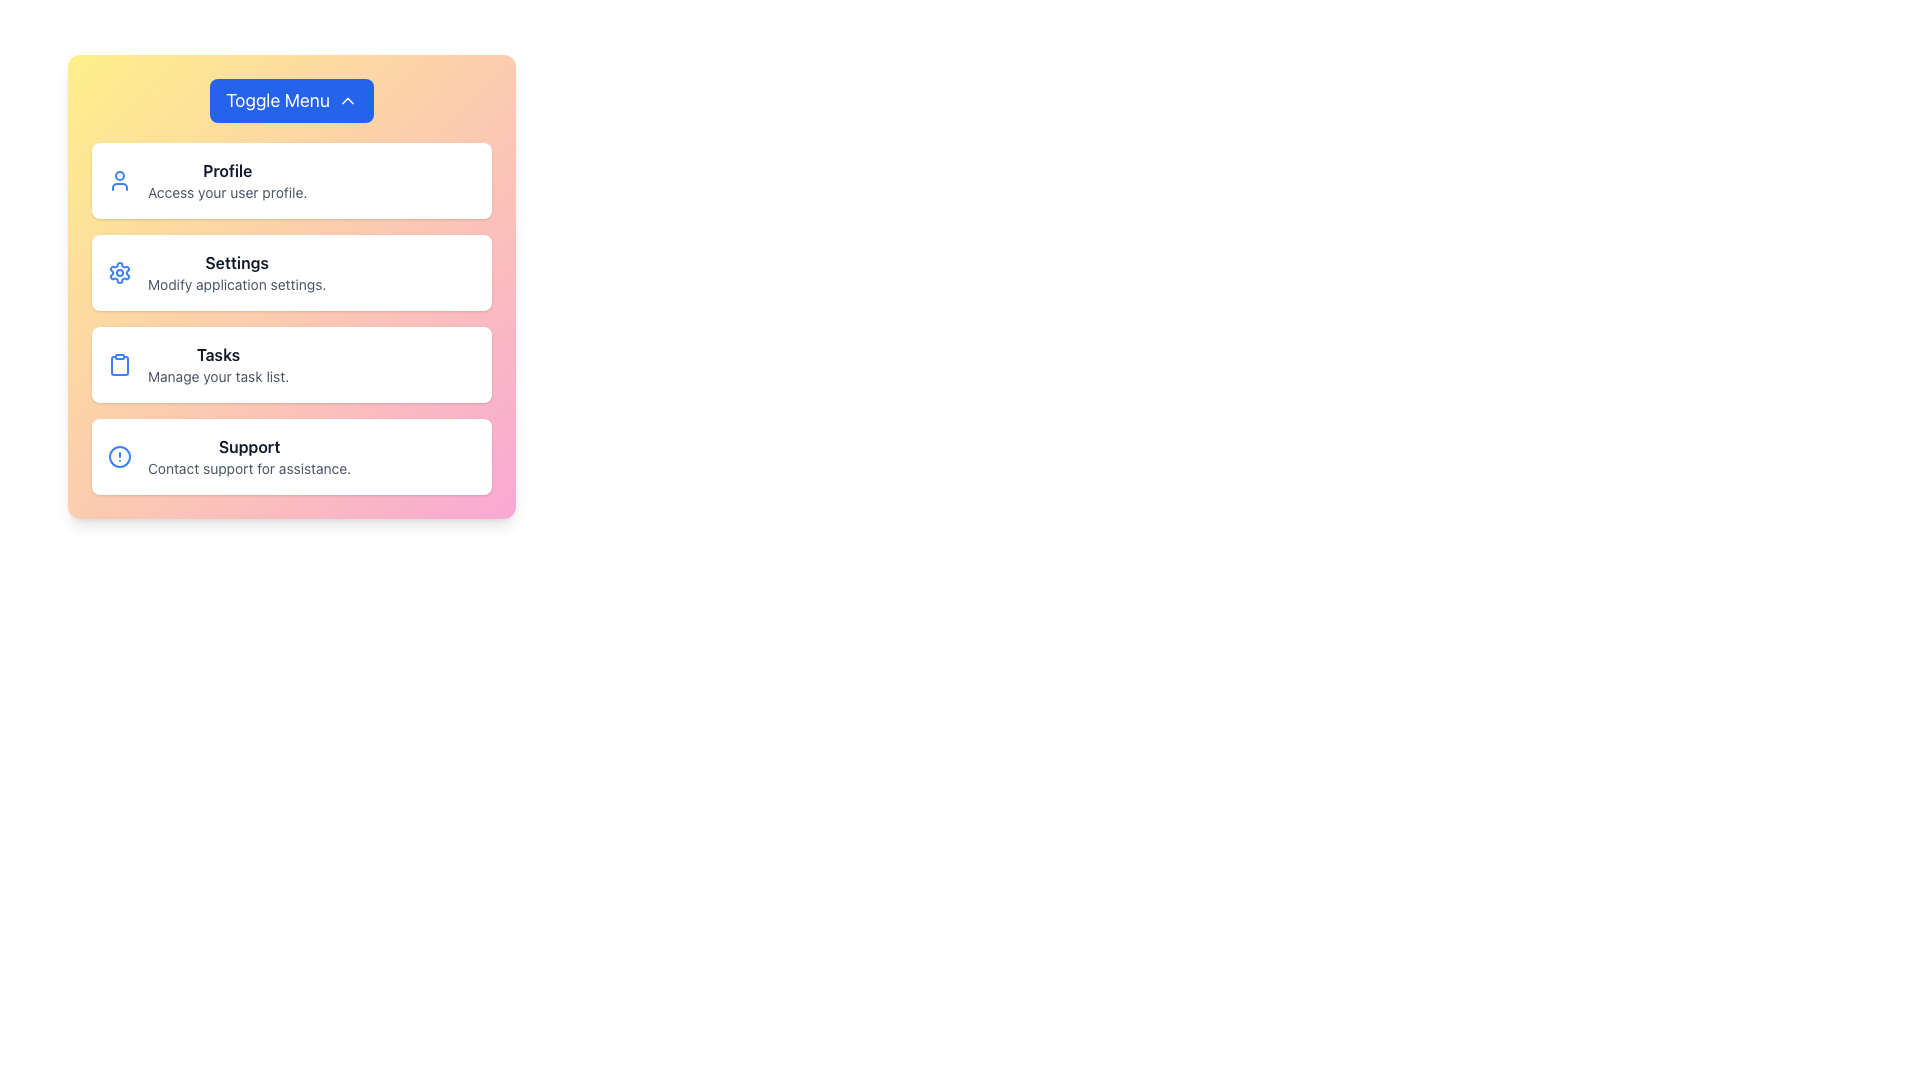 The width and height of the screenshot is (1920, 1080). I want to click on the 'Tasks' icon, which is a clipboard icon located to the left of the 'Tasks' text in the third menu item of a vertical menu, so click(119, 365).